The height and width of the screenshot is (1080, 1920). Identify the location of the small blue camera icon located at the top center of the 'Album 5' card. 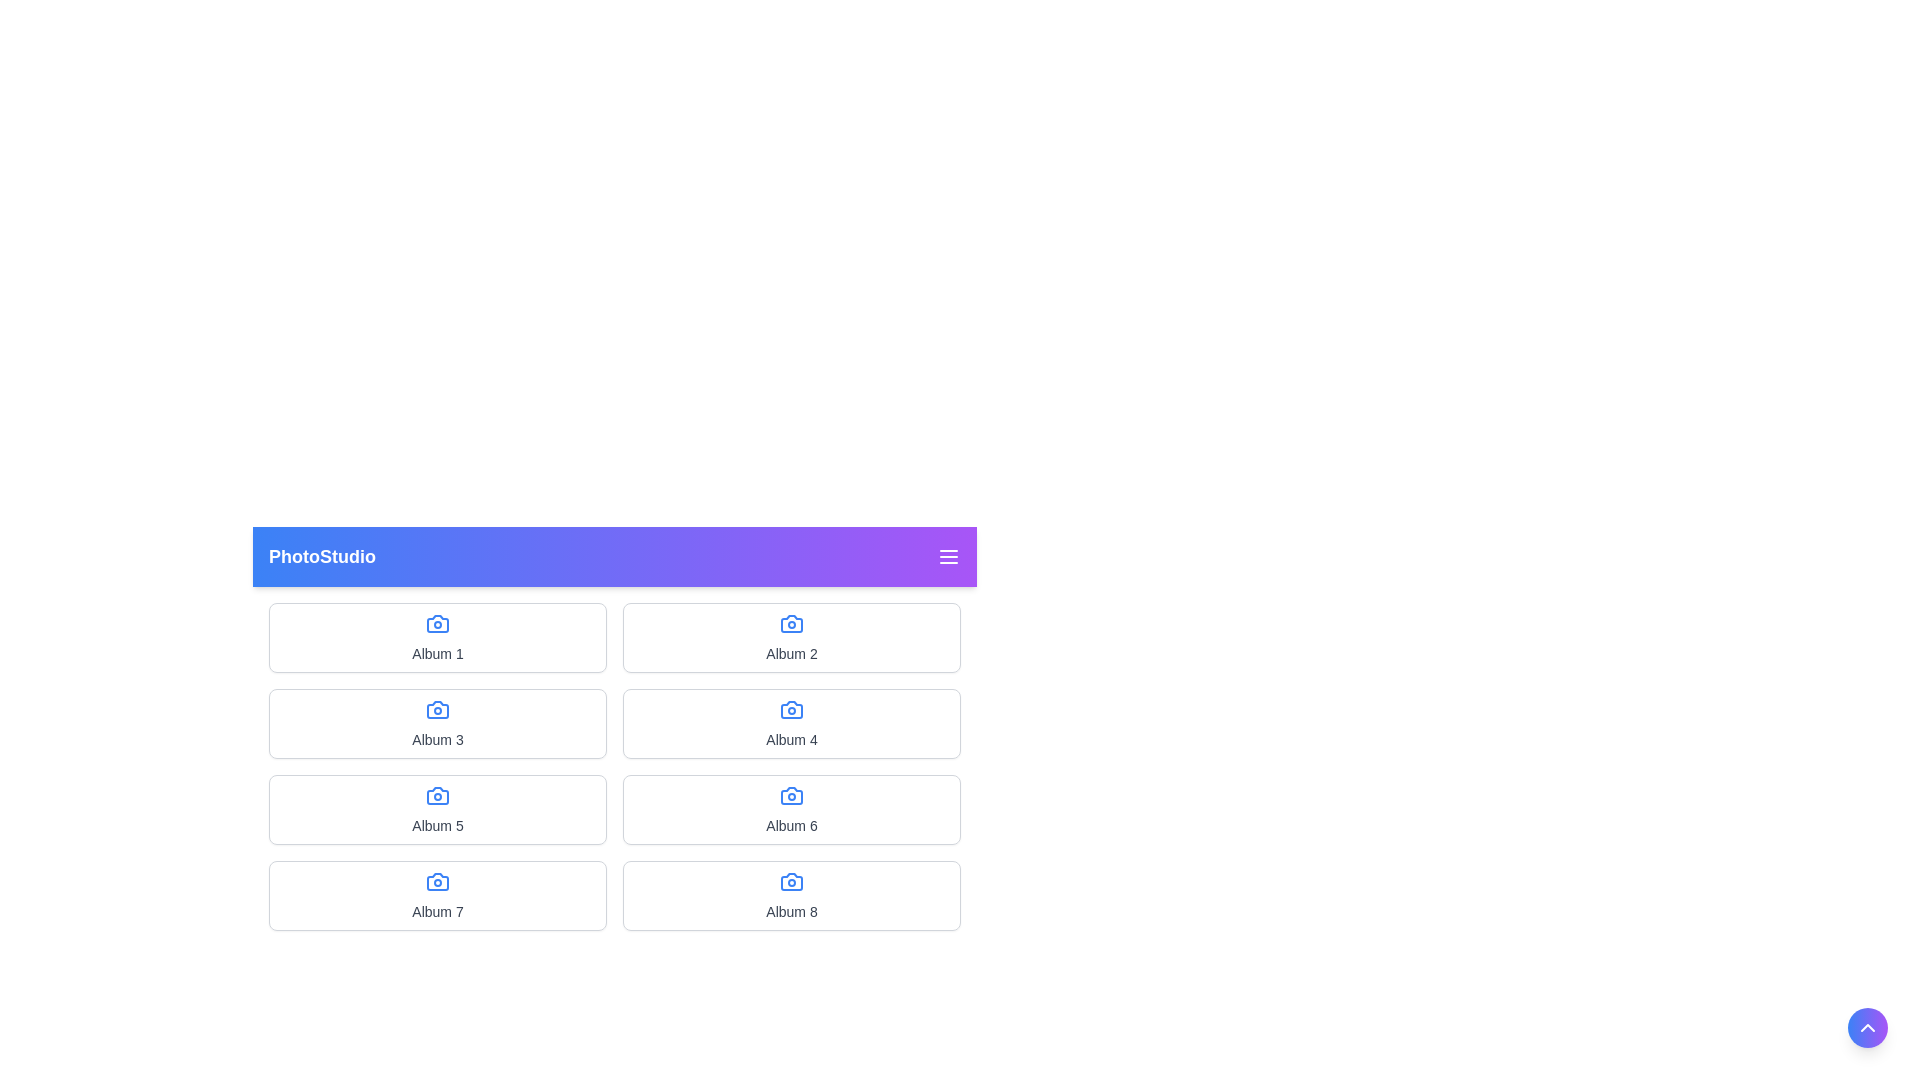
(436, 794).